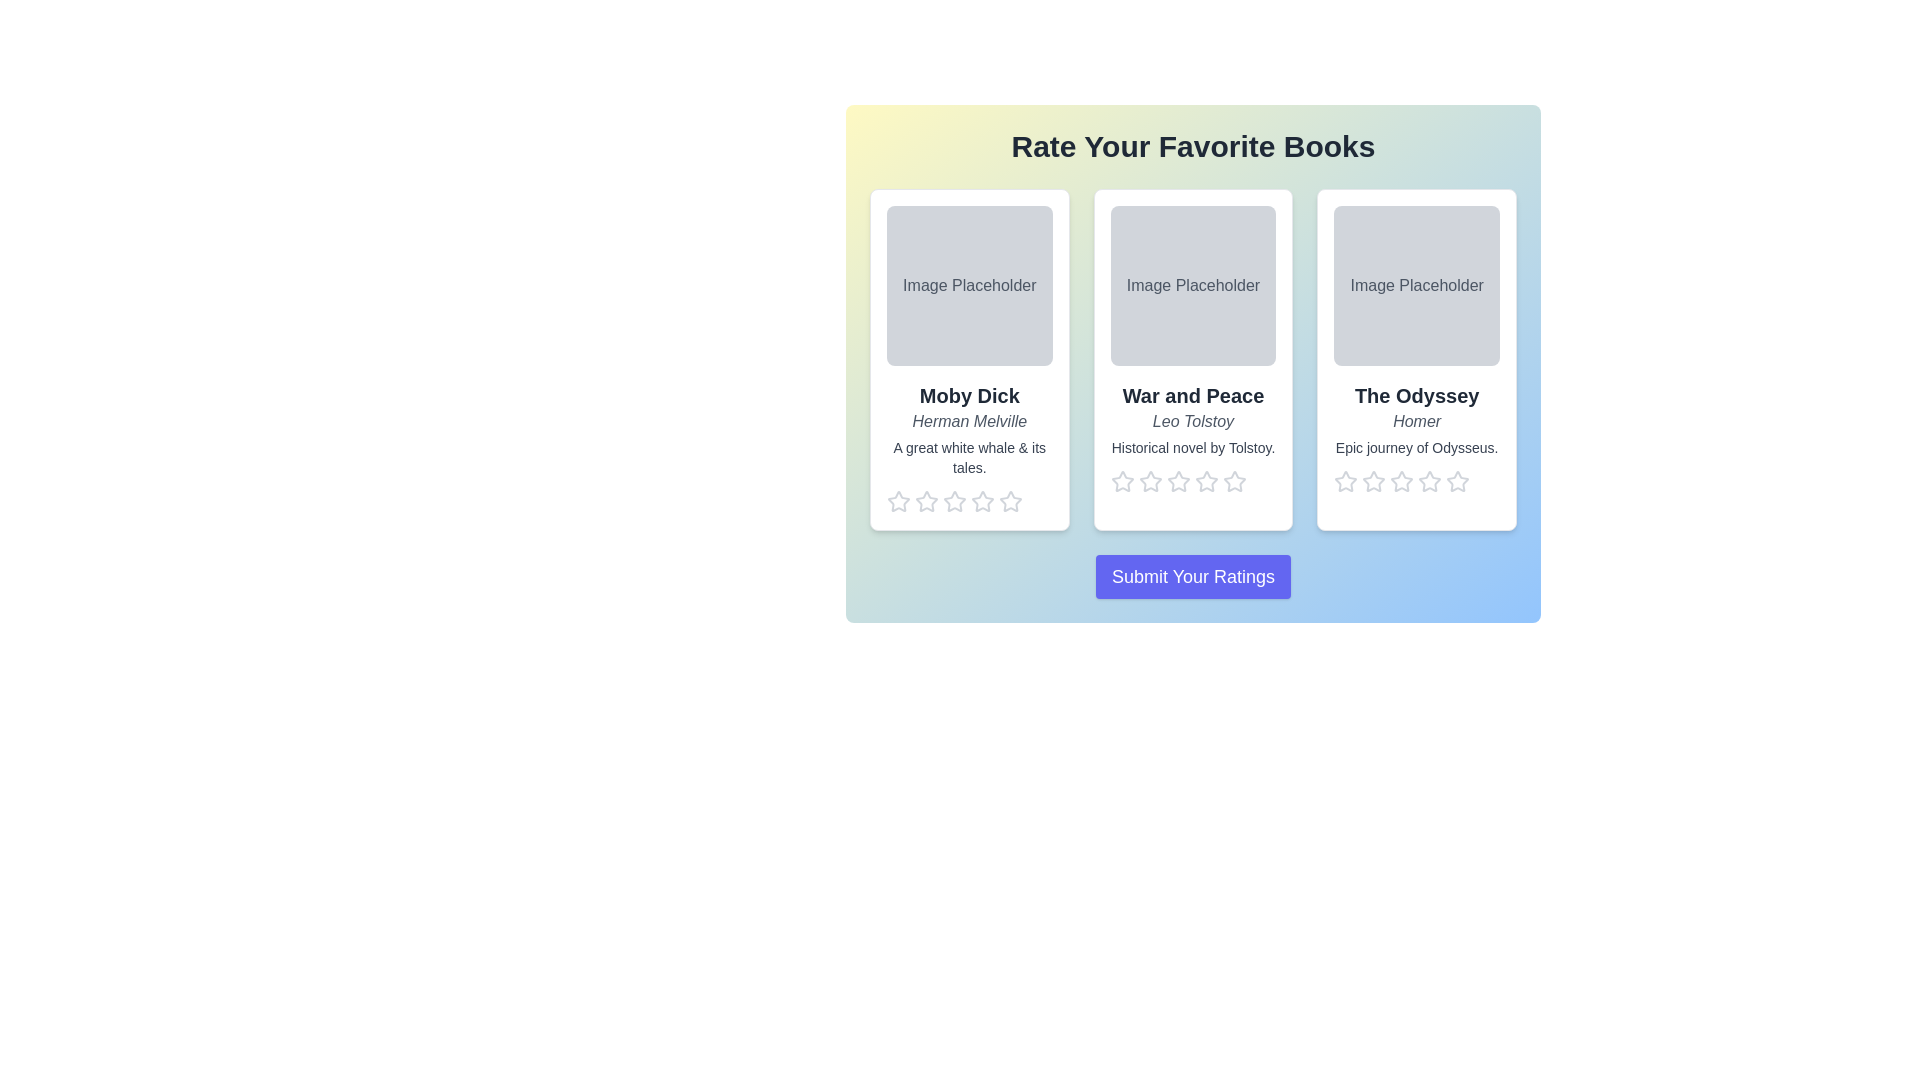  I want to click on the star corresponding to the rating 3 for the book Moby Dick, so click(954, 500).